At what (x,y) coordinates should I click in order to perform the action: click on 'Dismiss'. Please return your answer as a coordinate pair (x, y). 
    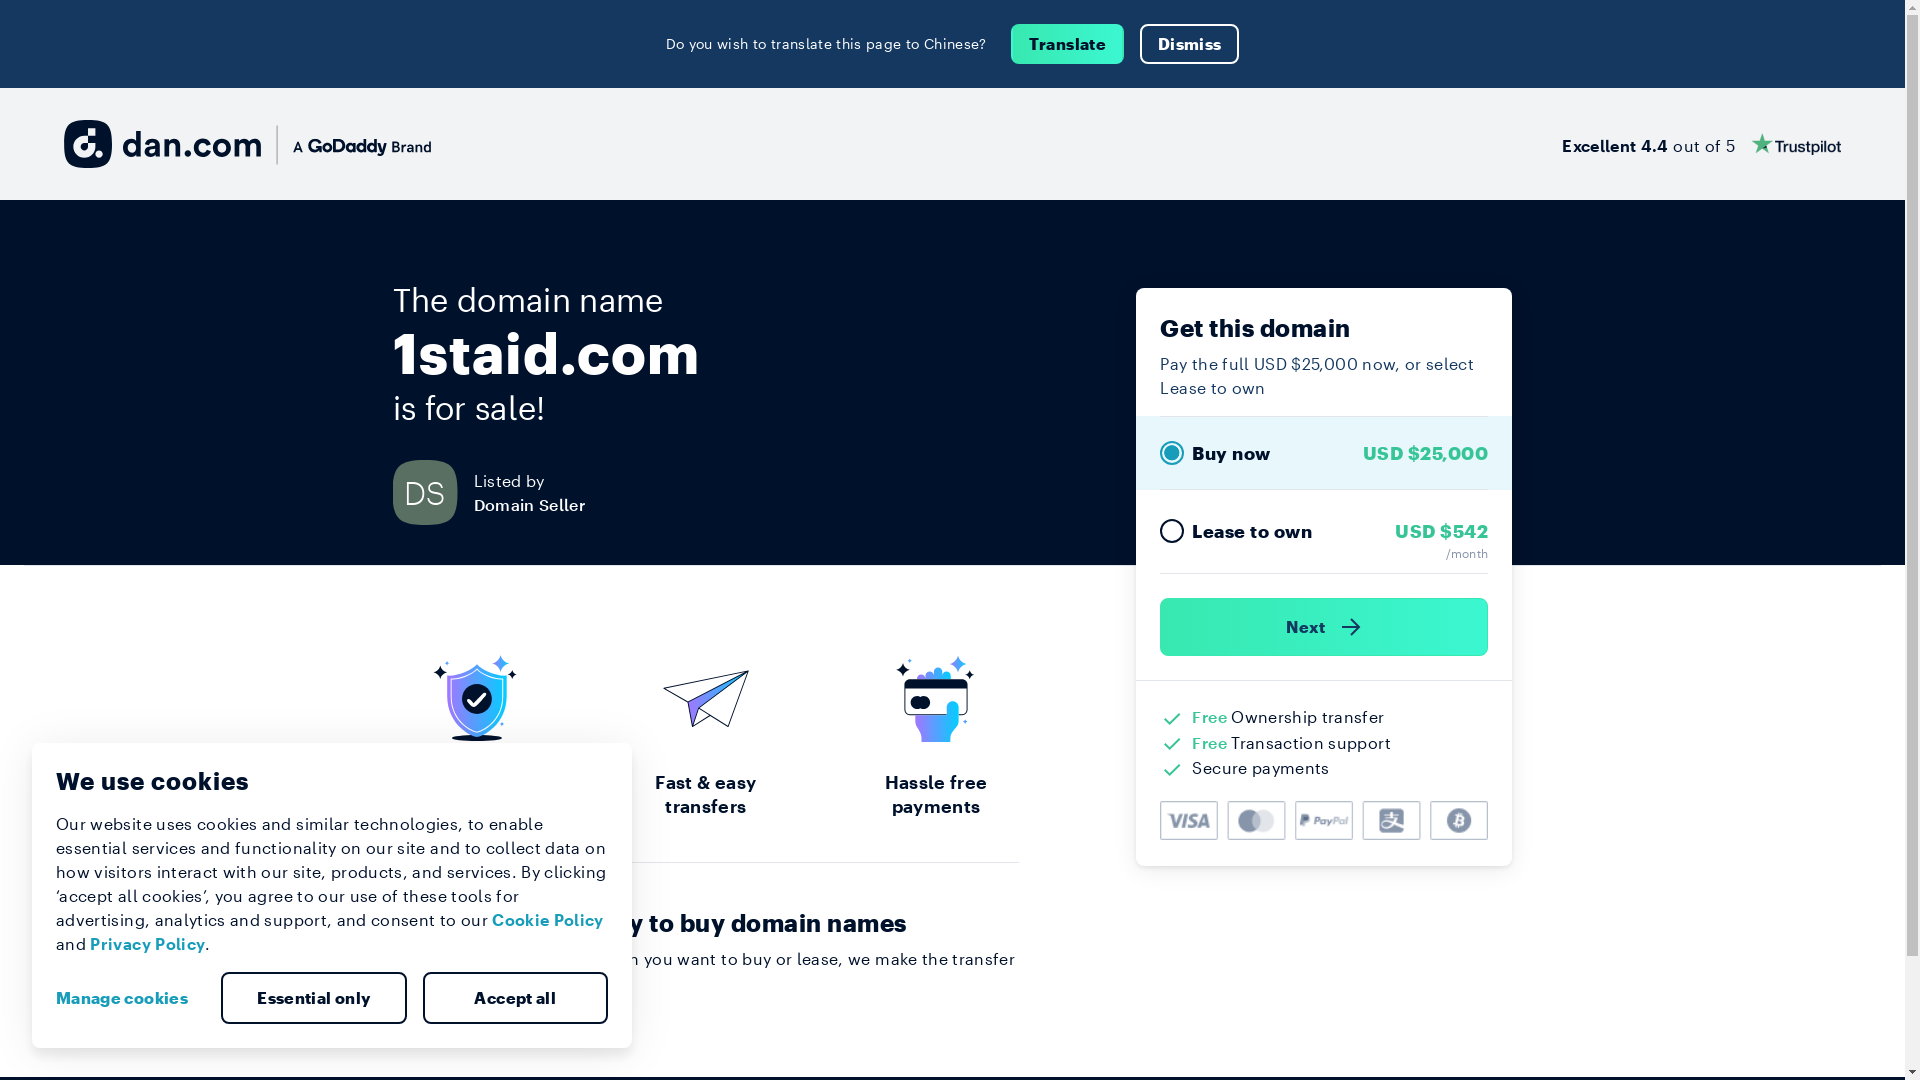
    Looking at the image, I should click on (1140, 43).